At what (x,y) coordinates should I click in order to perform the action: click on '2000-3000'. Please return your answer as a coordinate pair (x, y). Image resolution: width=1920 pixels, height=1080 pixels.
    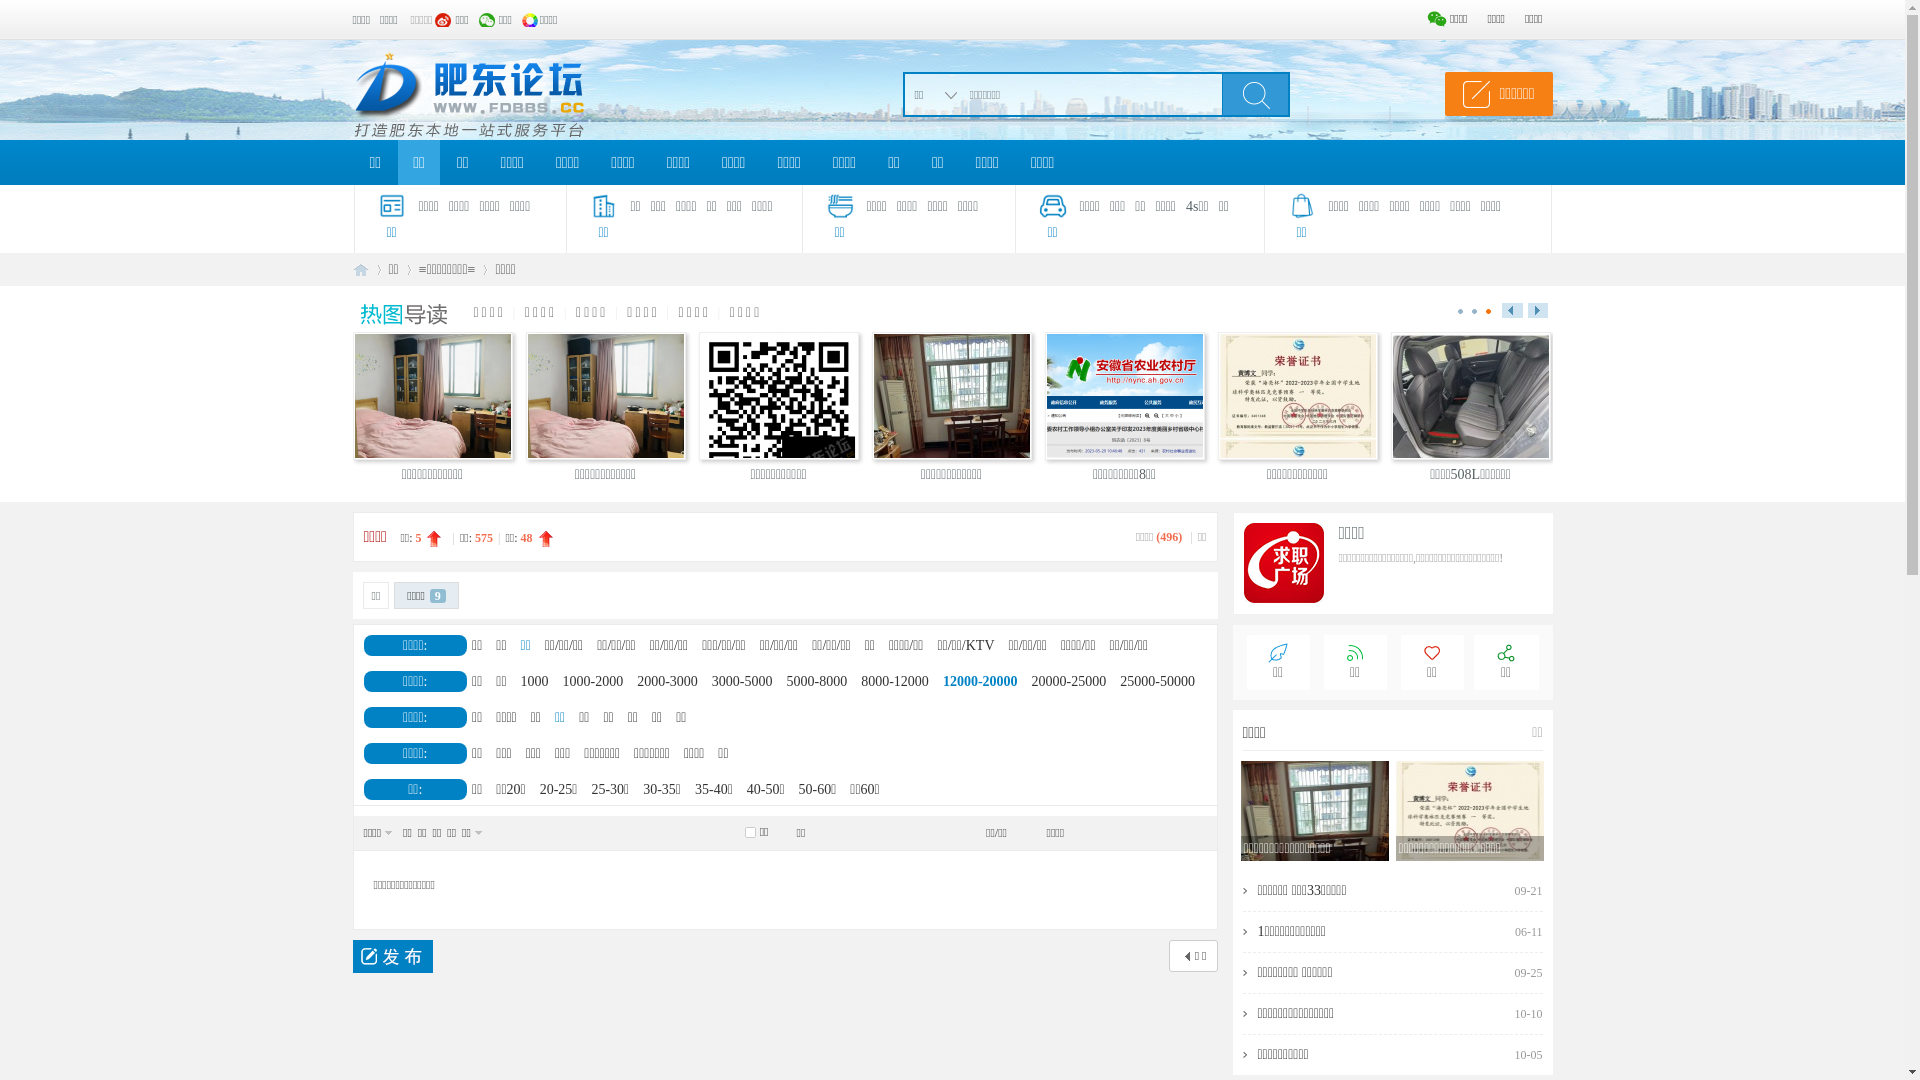
    Looking at the image, I should click on (667, 680).